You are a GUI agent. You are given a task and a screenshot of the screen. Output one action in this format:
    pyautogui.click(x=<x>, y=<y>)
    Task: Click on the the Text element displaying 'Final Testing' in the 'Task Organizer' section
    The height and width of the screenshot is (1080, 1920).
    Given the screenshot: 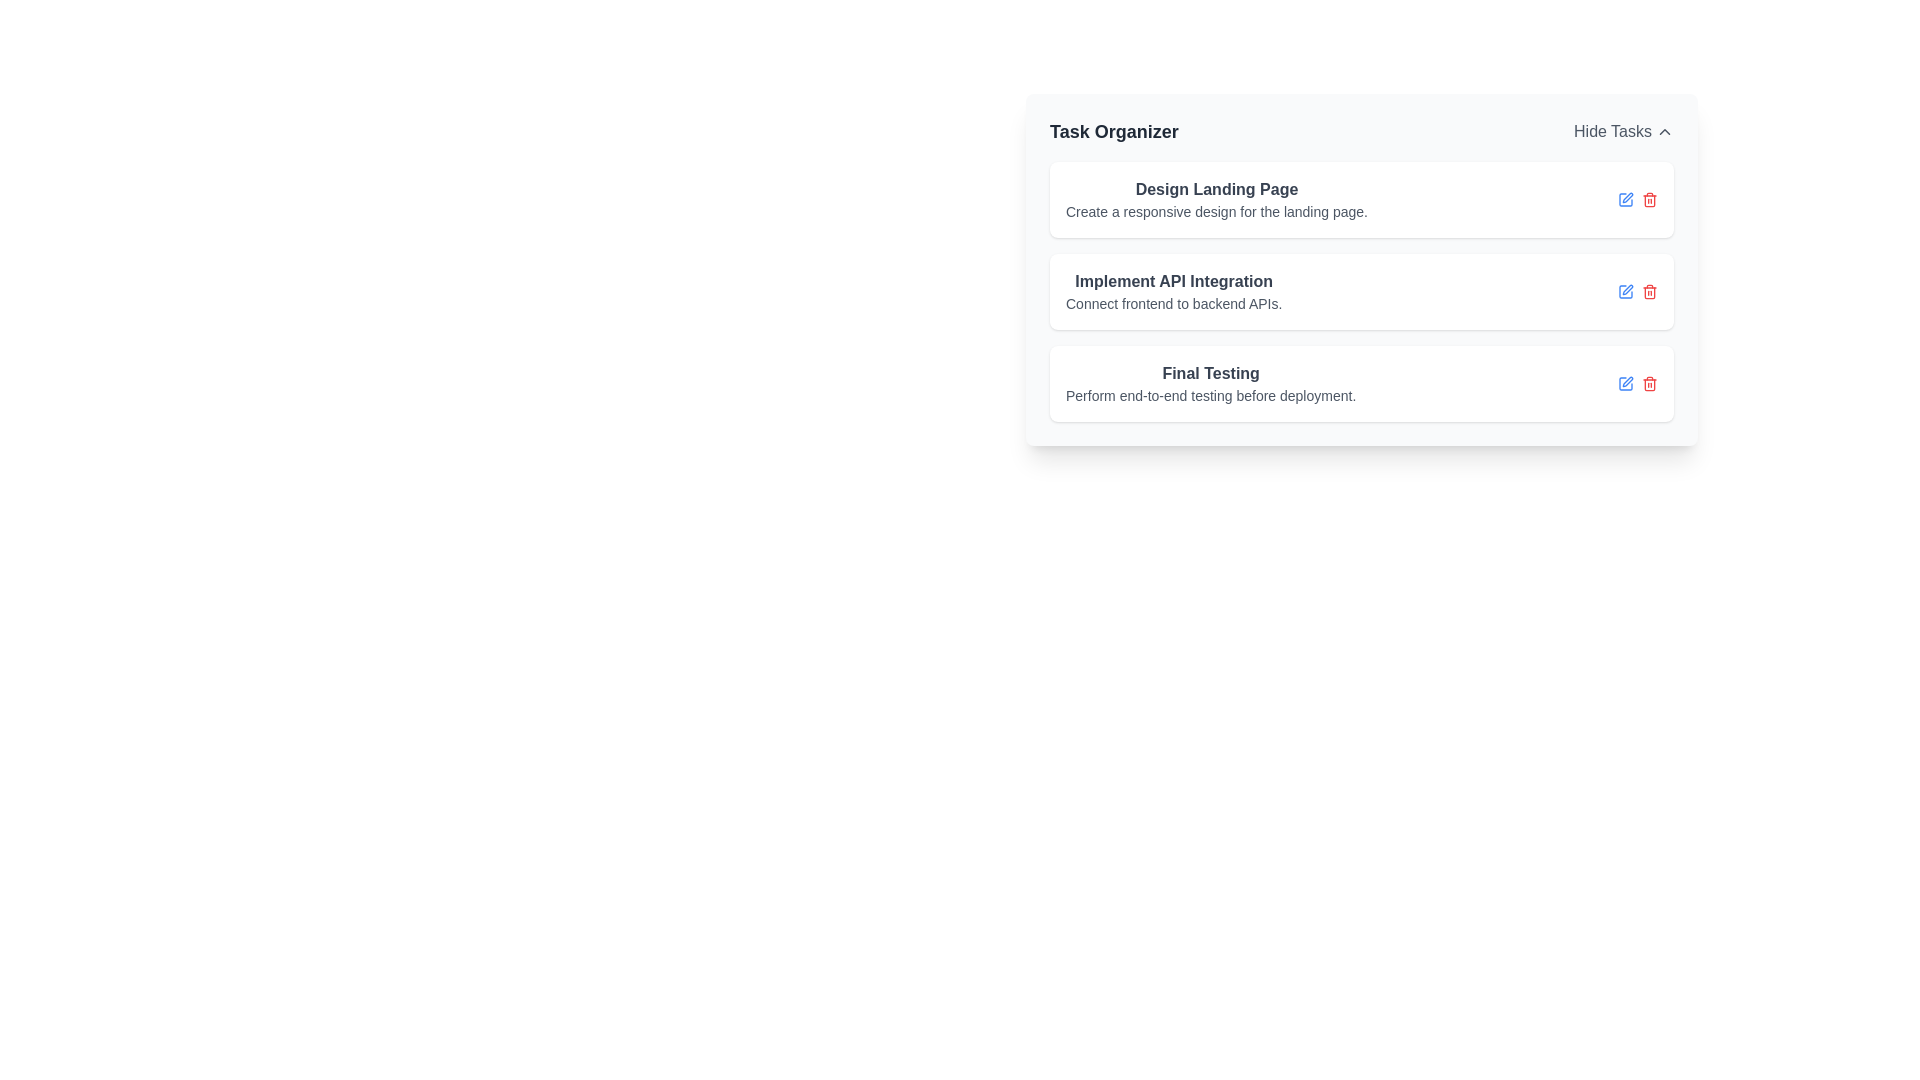 What is the action you would take?
    pyautogui.click(x=1210, y=374)
    